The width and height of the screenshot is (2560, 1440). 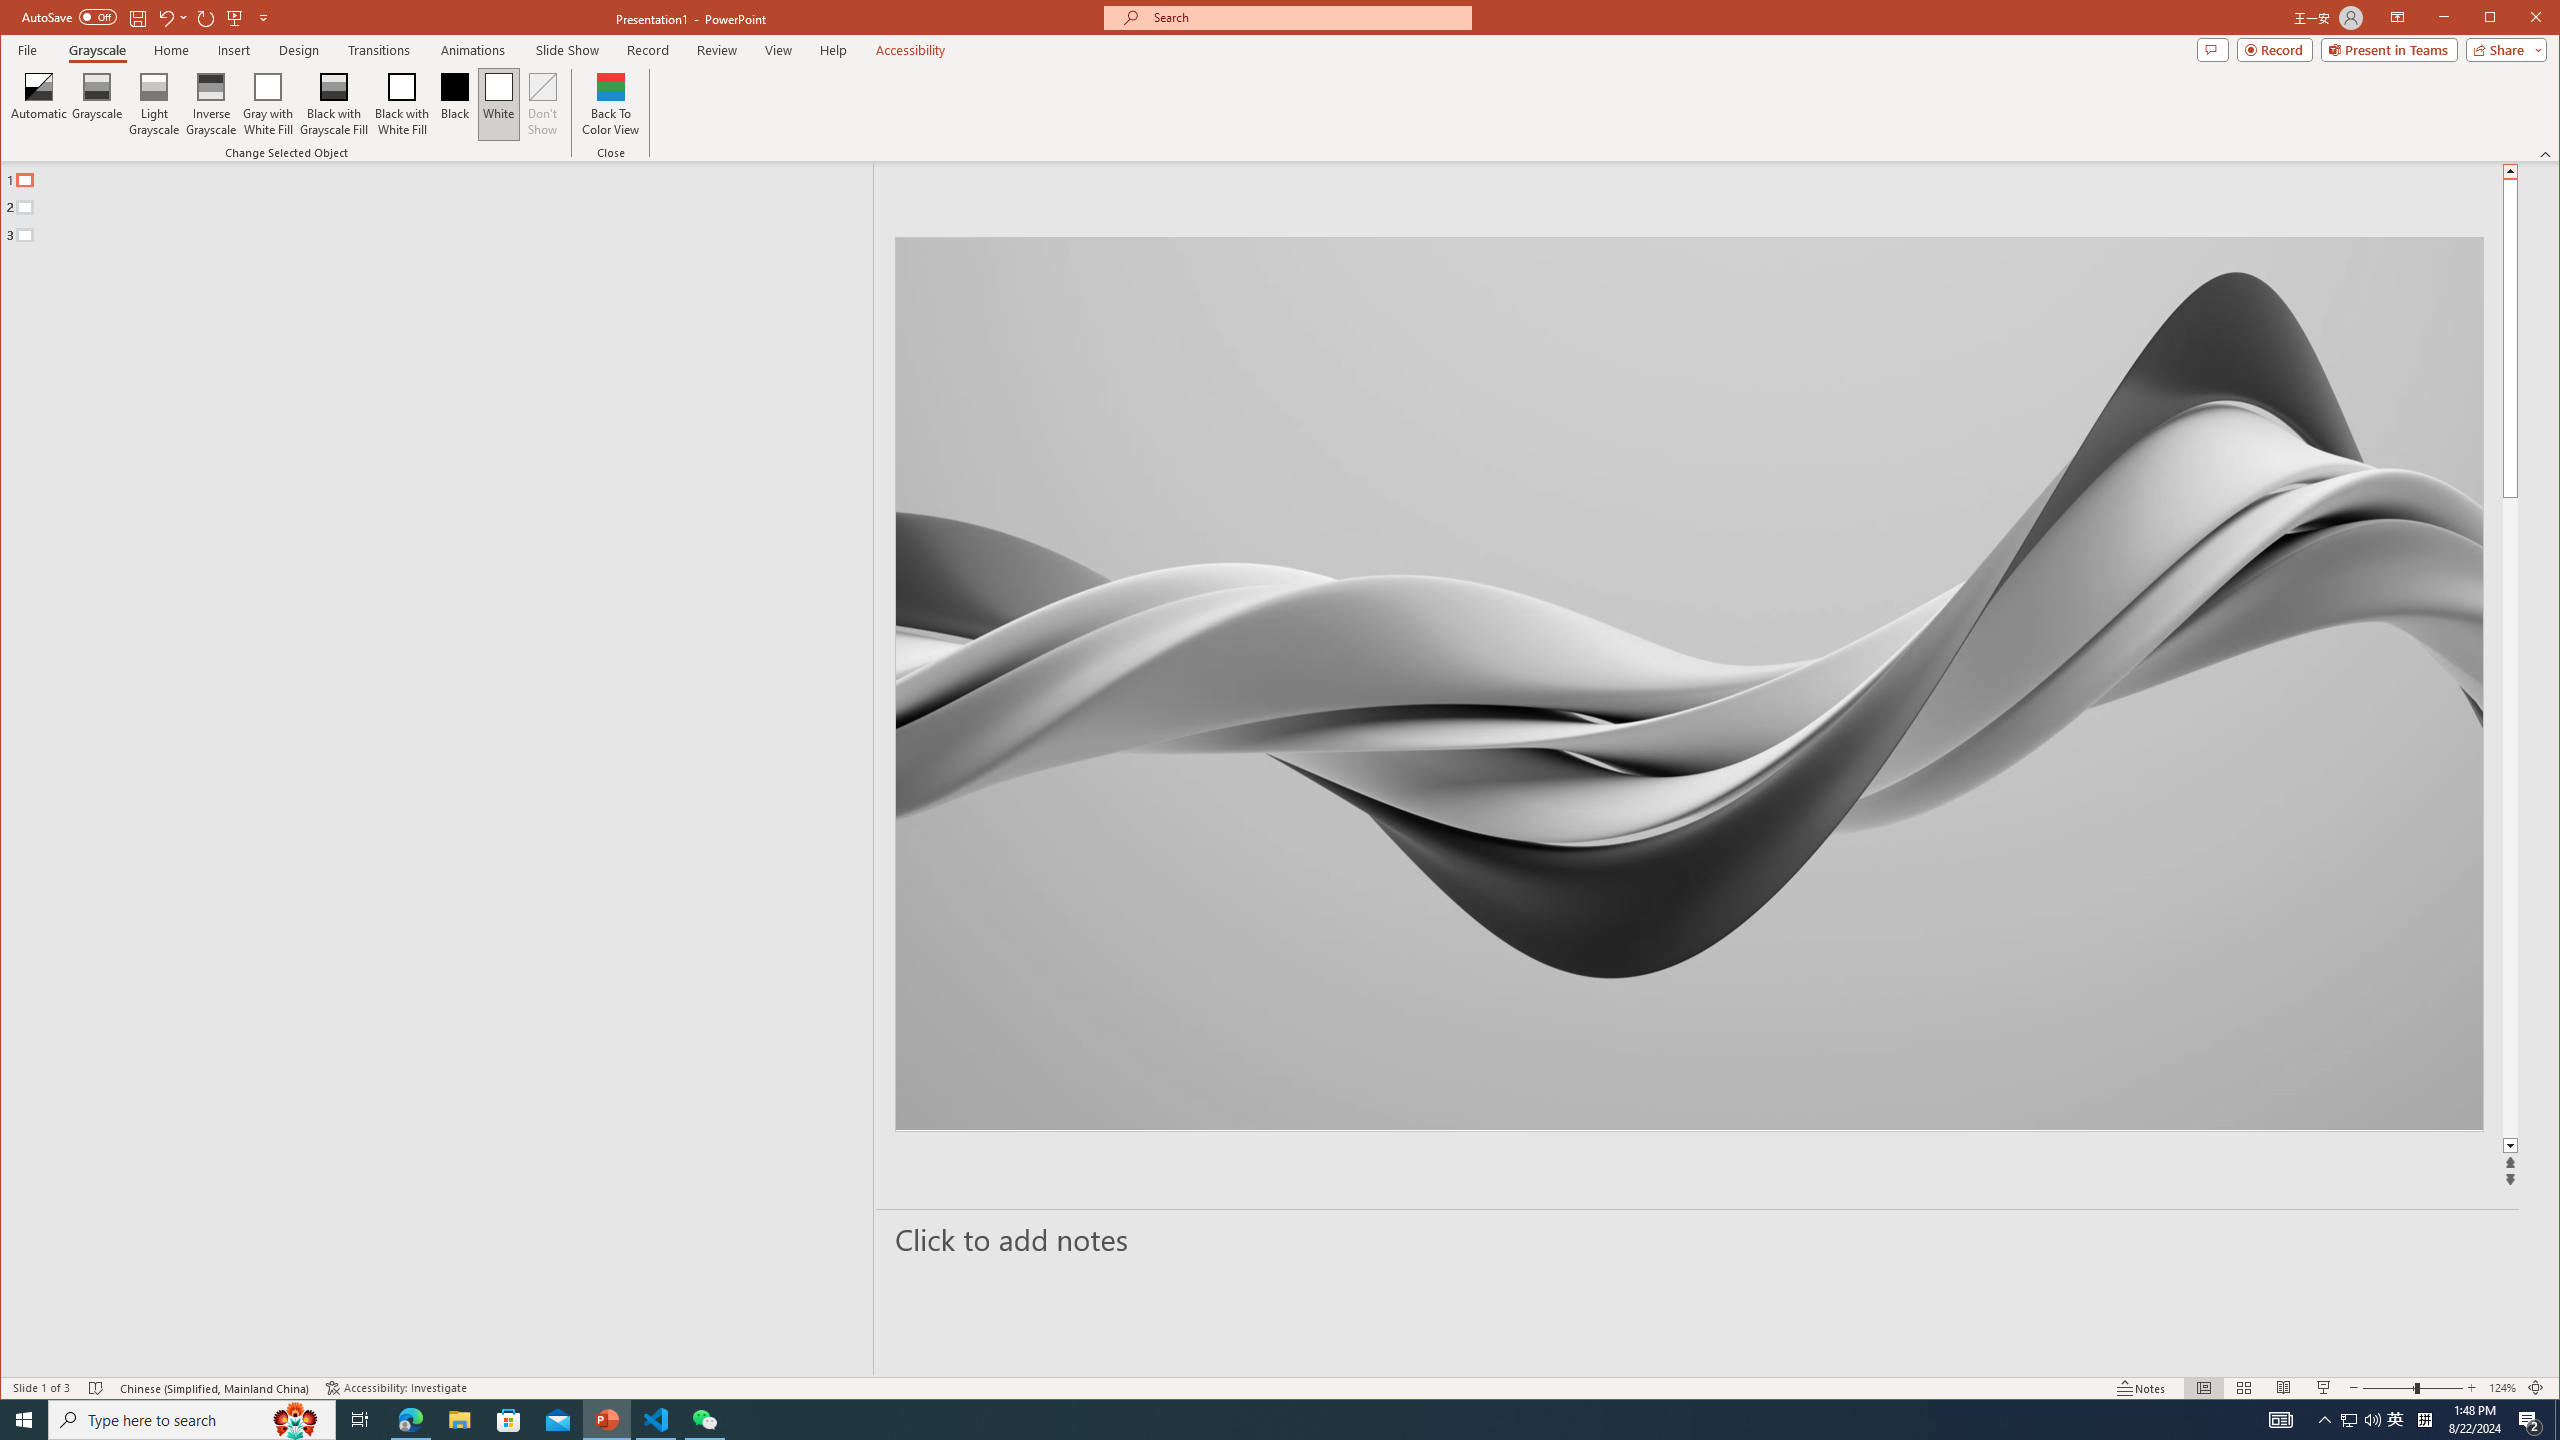 What do you see at coordinates (2282, 1387) in the screenshot?
I see `'Reading View'` at bounding box center [2282, 1387].